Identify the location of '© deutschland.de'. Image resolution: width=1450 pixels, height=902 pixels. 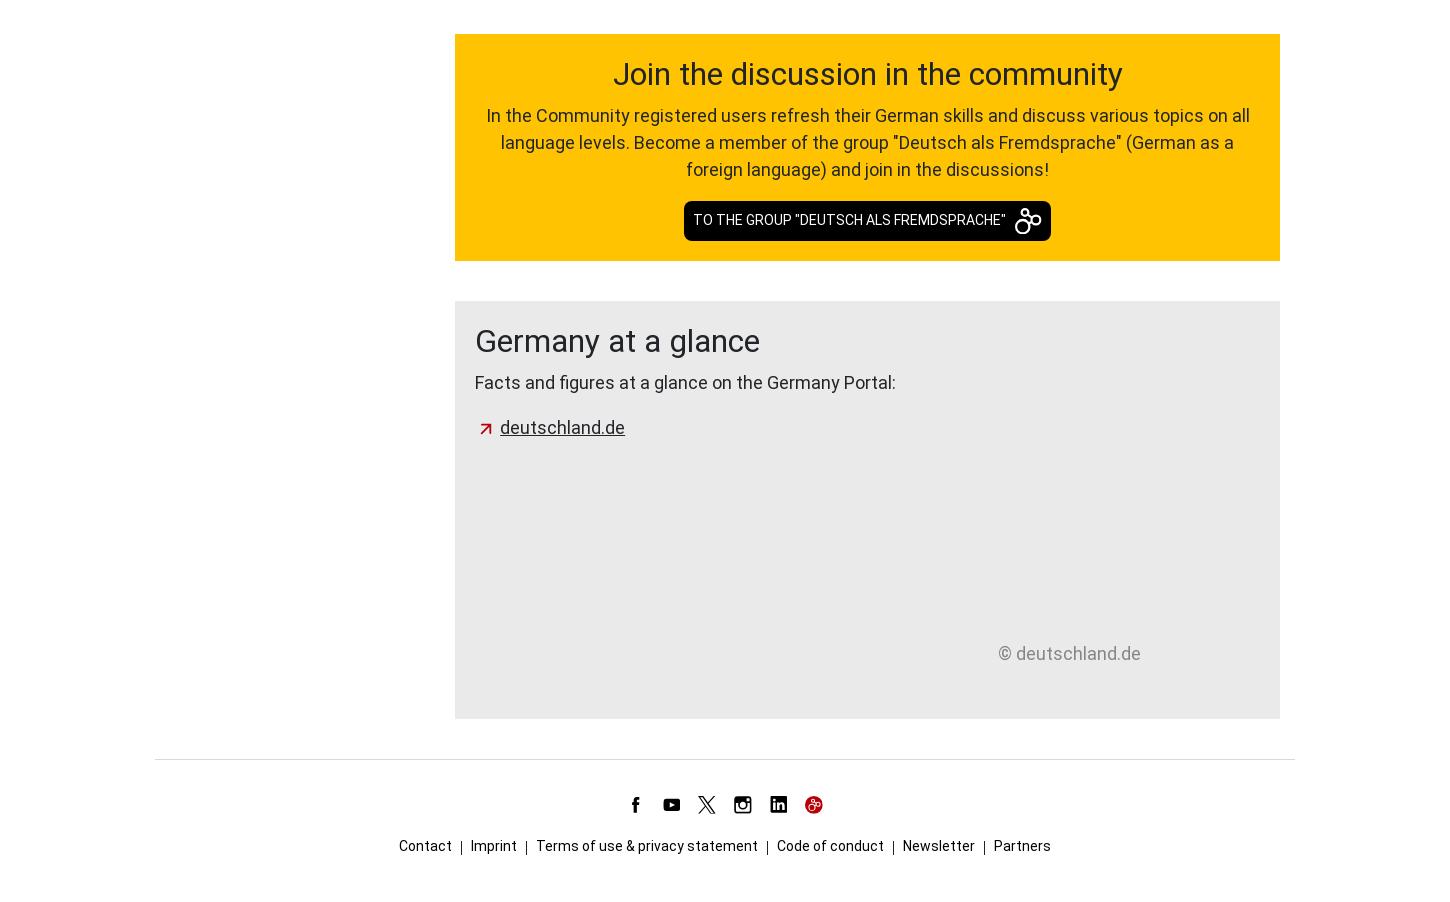
(998, 651).